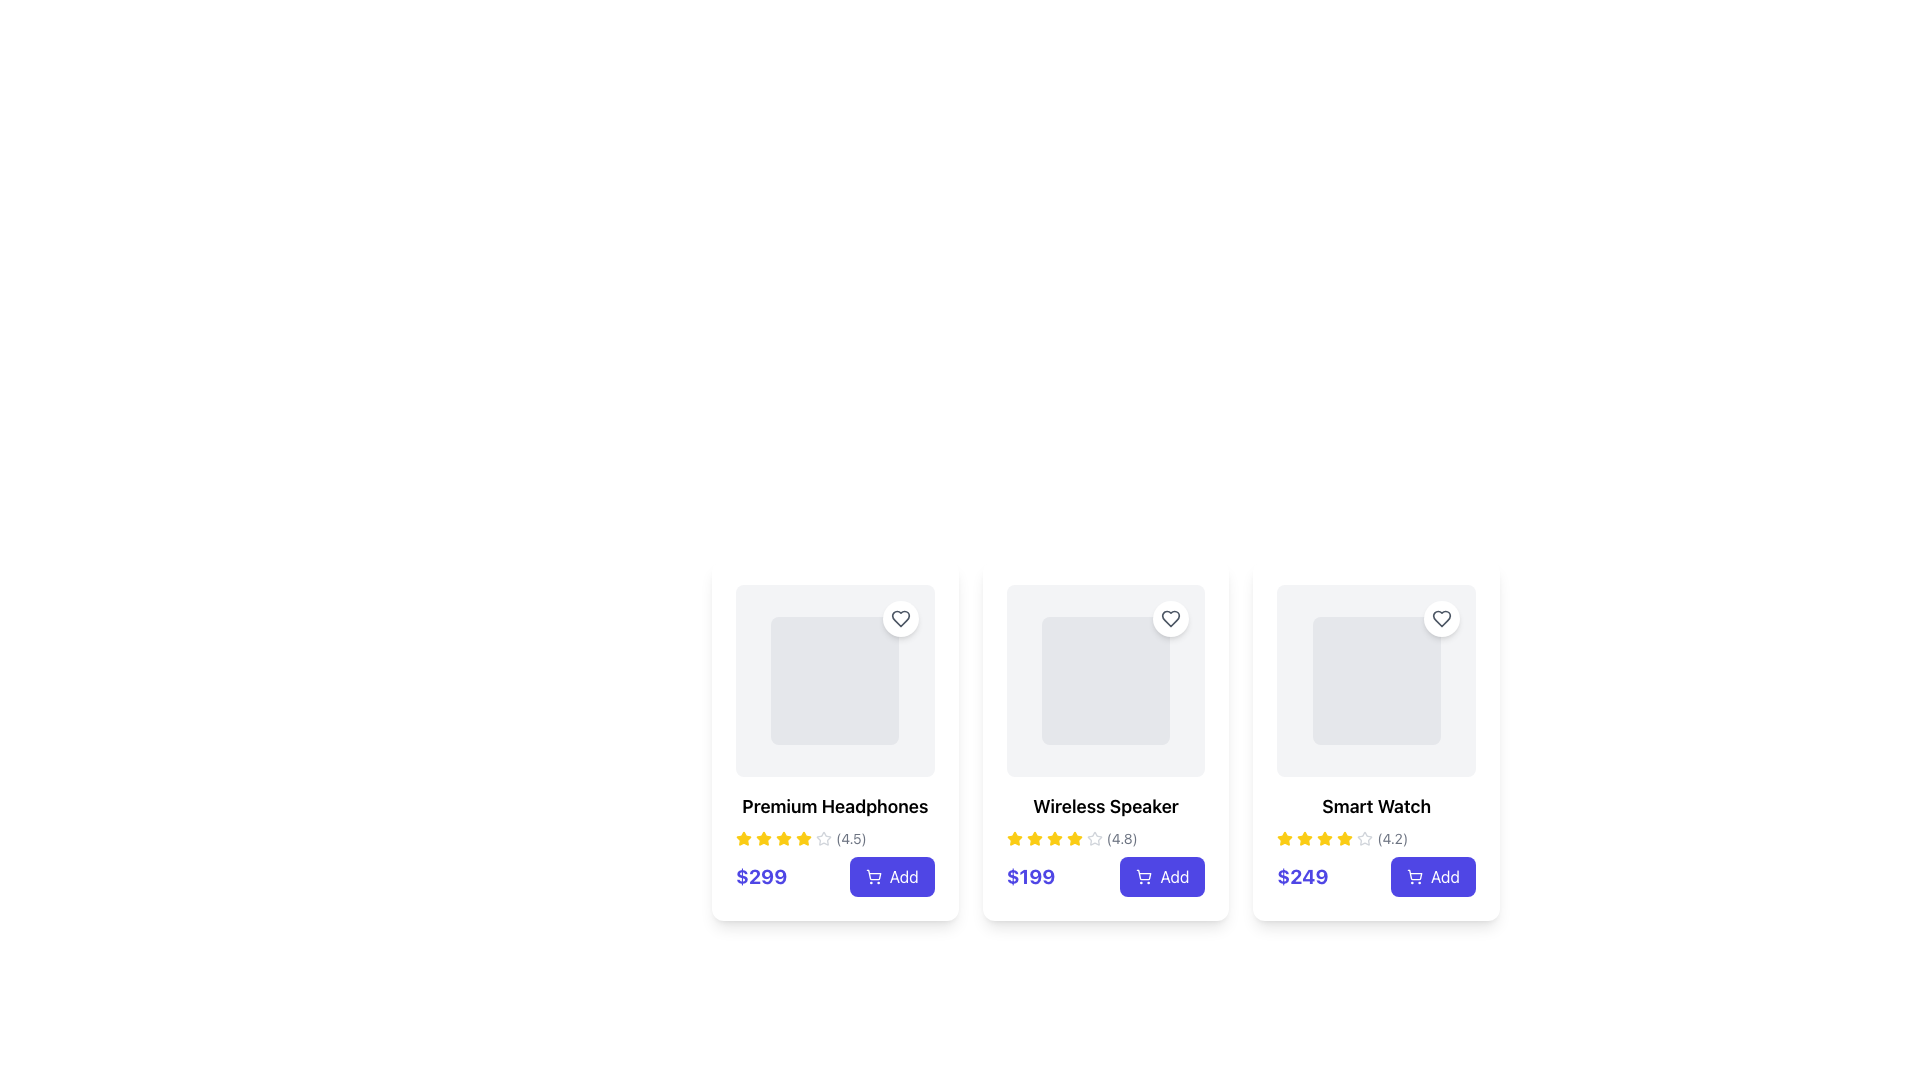 This screenshot has width=1920, height=1080. I want to click on the Visual Indicator - Rating Component displaying four yellow stars and a gray star, indicating a rating of (4.8), located in the second card from the left for 'Wireless Speaker', so click(1104, 839).